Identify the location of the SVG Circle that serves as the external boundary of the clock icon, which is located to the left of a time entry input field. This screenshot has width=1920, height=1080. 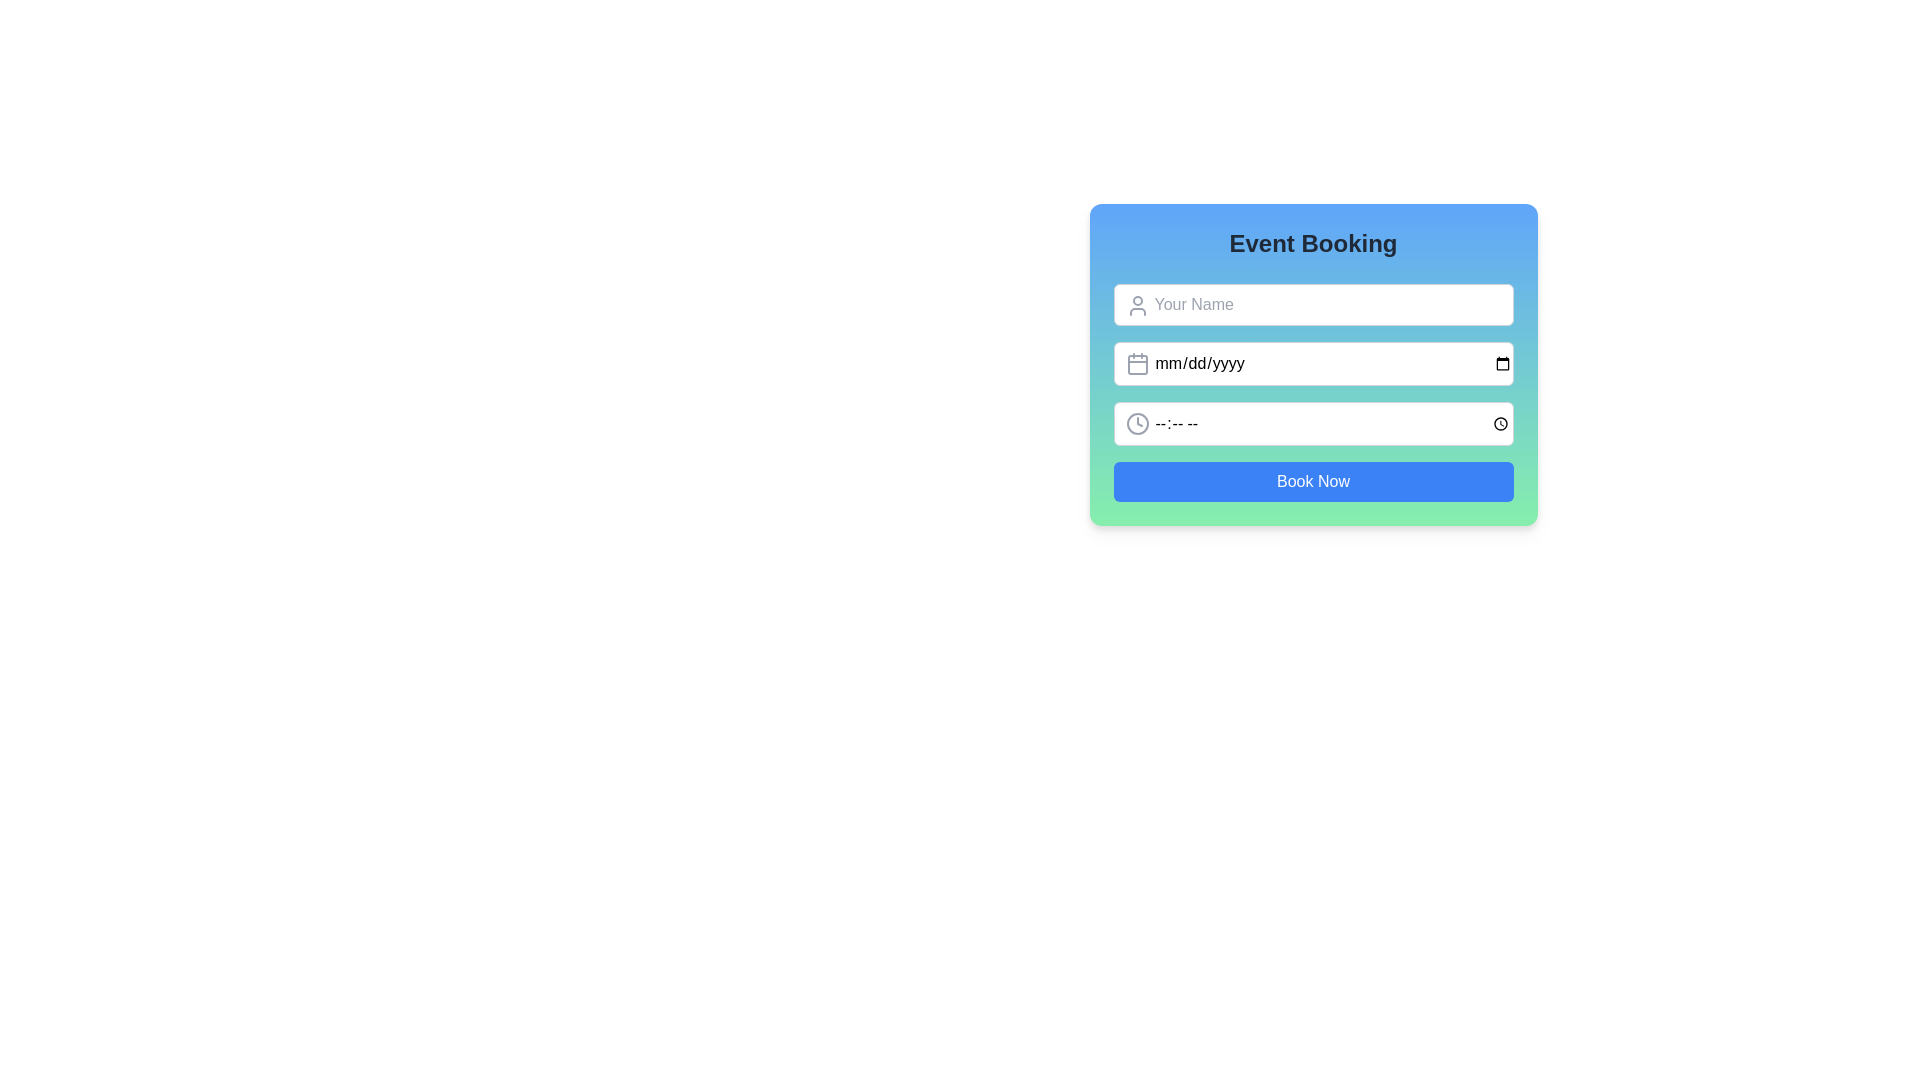
(1137, 423).